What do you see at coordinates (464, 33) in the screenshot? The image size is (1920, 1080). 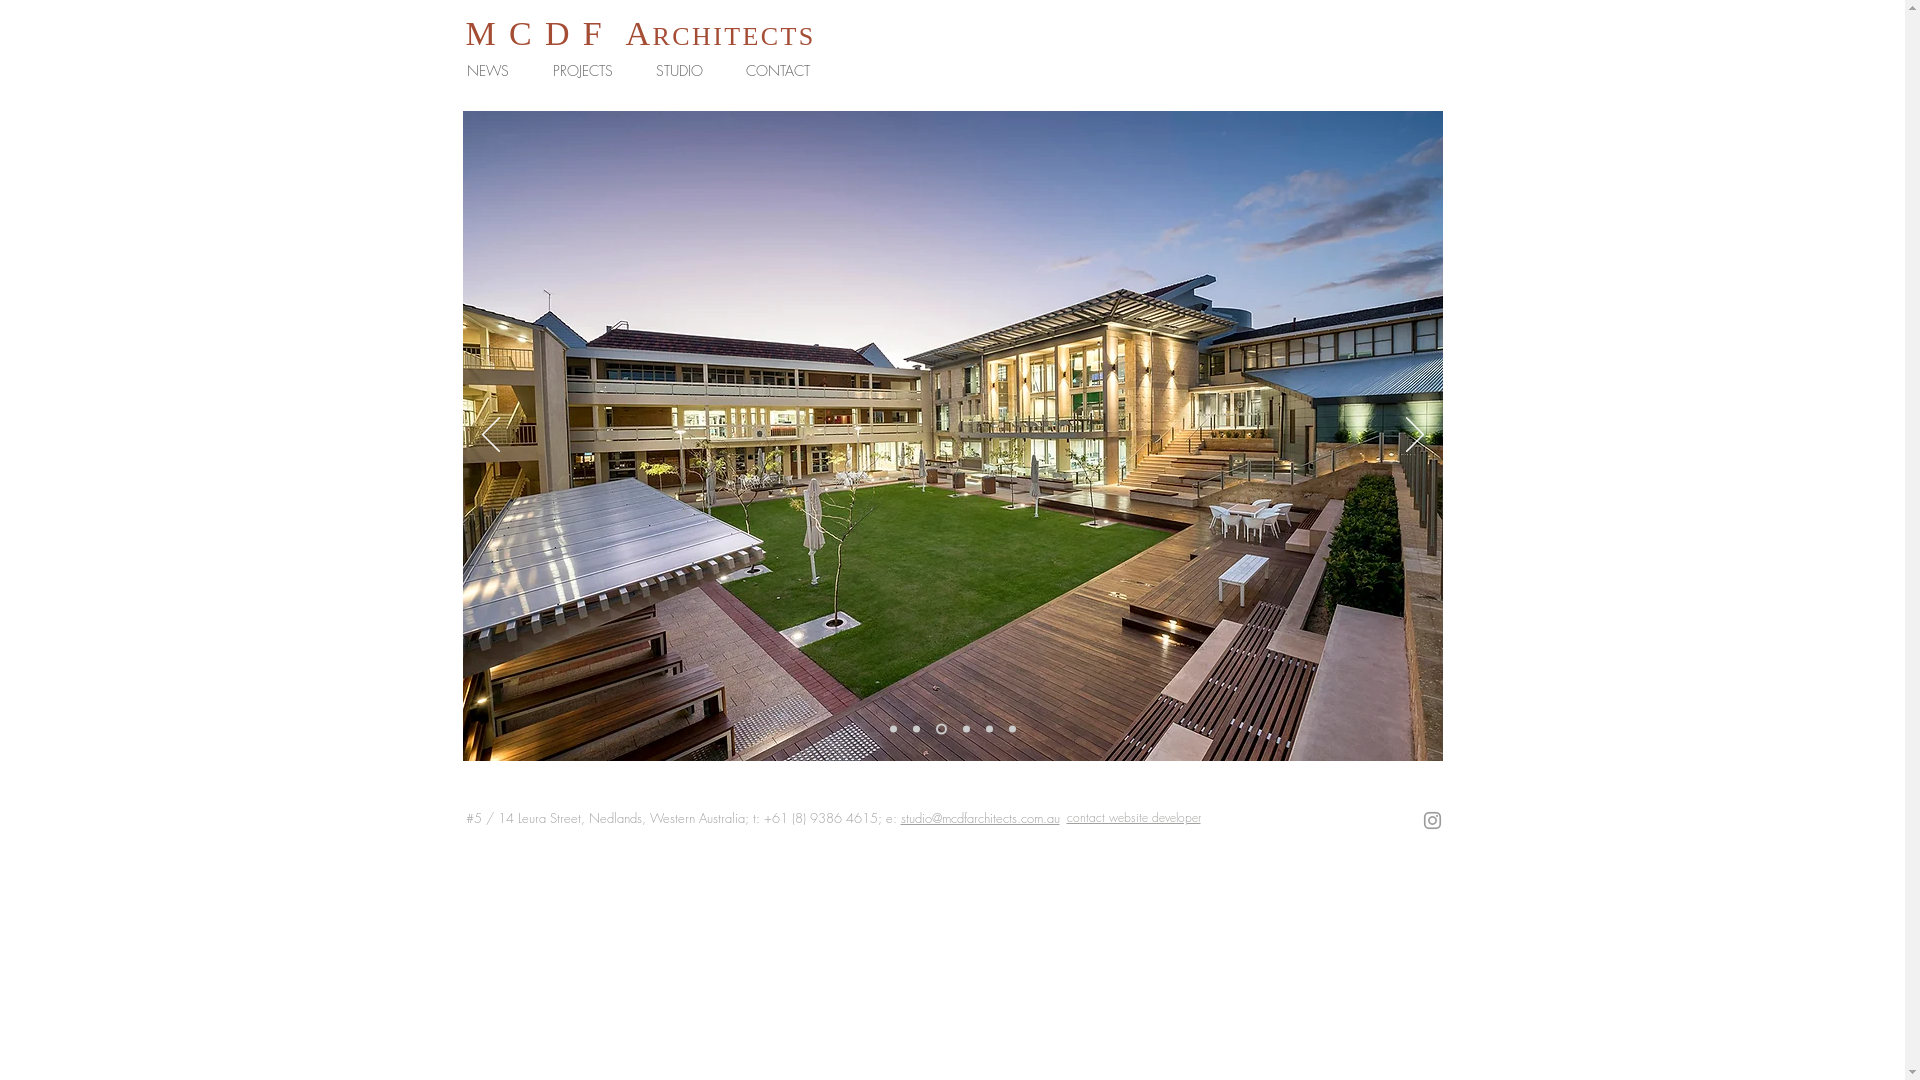 I see `'M C D F'` at bounding box center [464, 33].